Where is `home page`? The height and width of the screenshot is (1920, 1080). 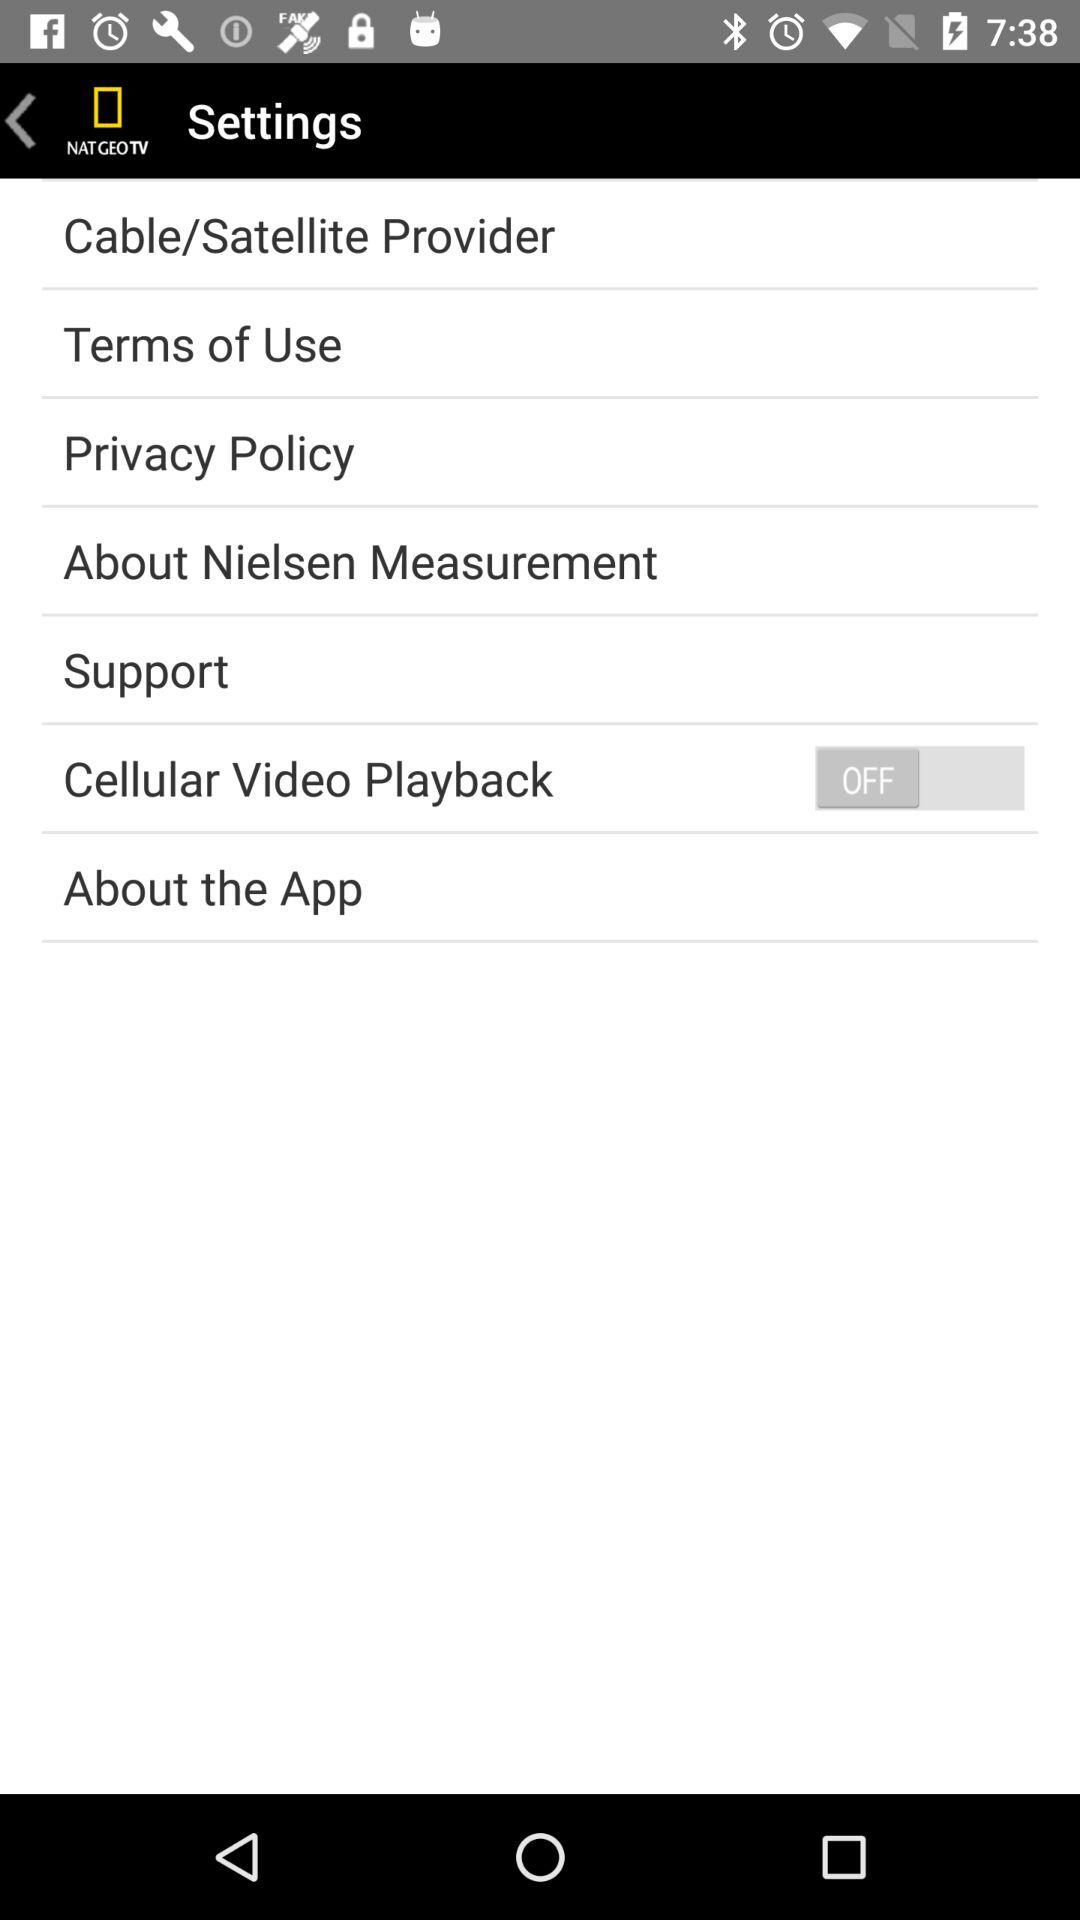
home page is located at coordinates (108, 119).